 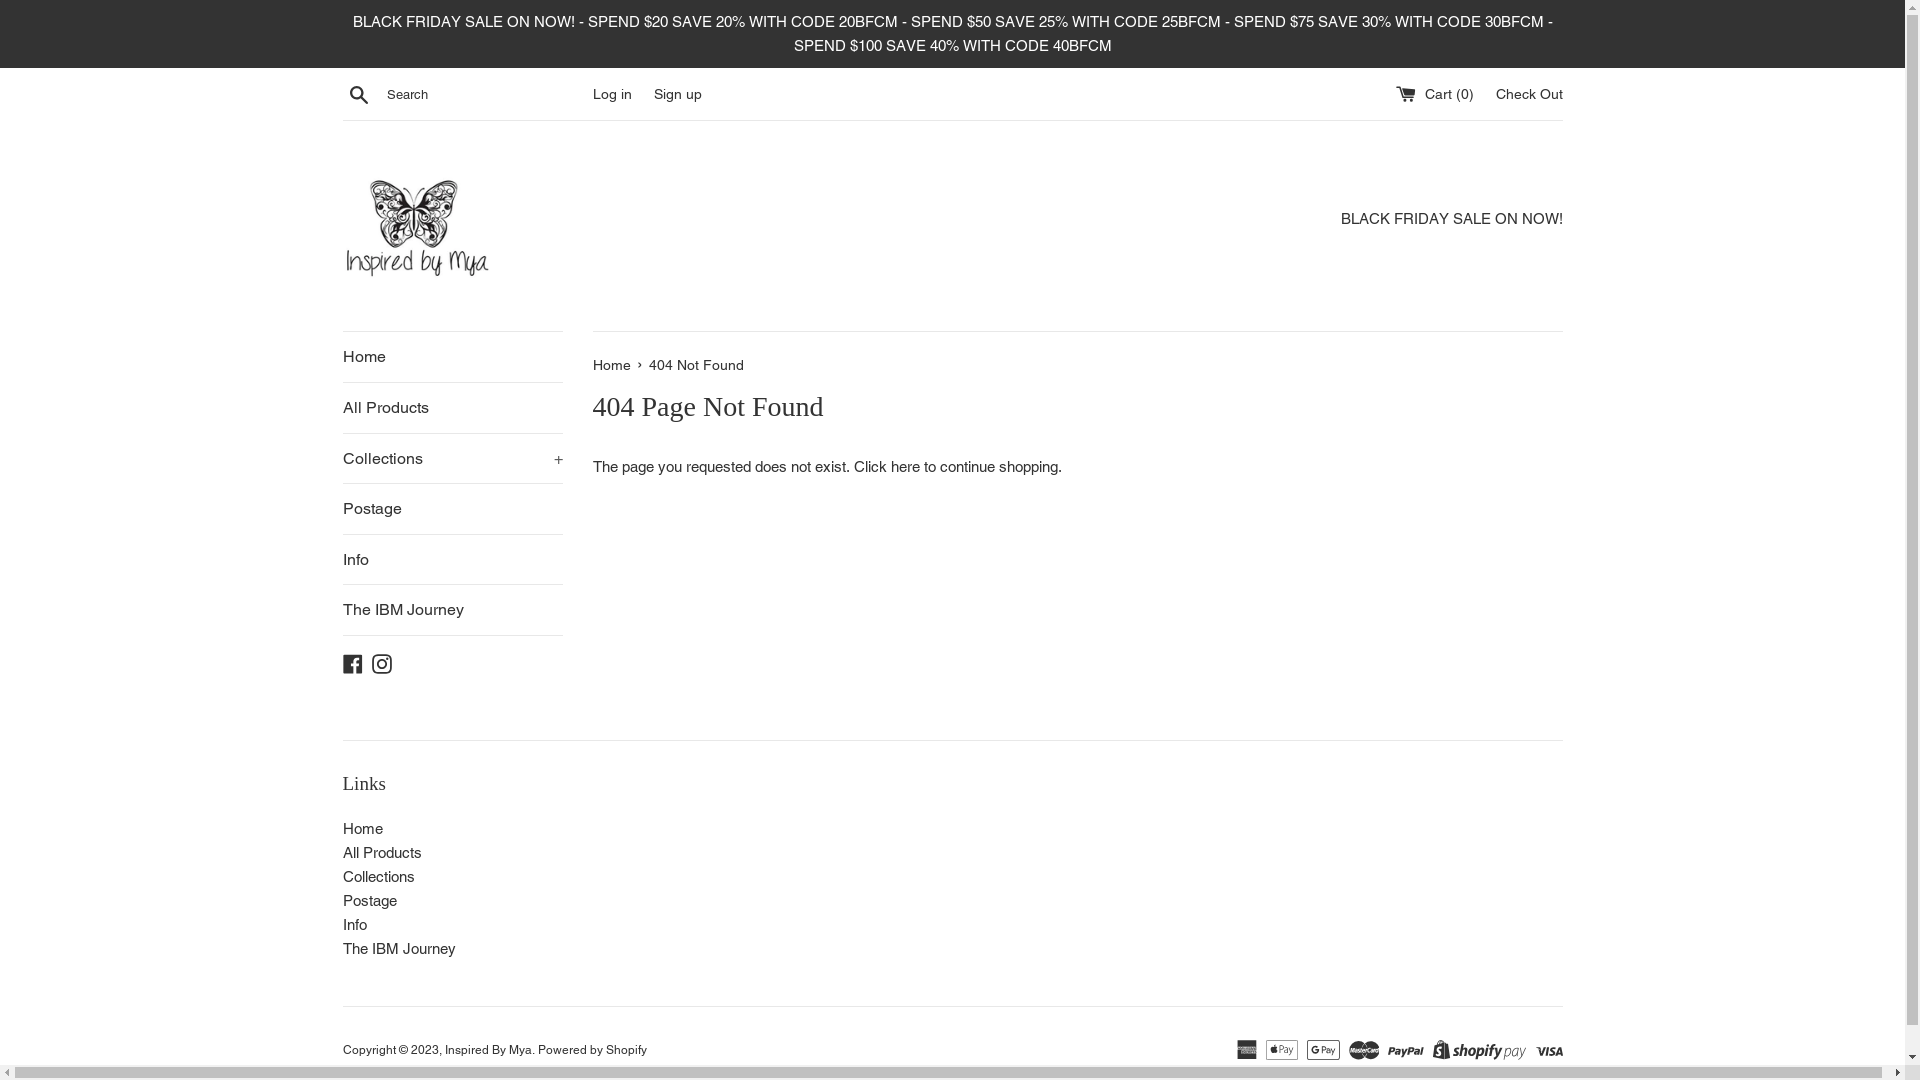 I want to click on 'Search', so click(x=358, y=92).